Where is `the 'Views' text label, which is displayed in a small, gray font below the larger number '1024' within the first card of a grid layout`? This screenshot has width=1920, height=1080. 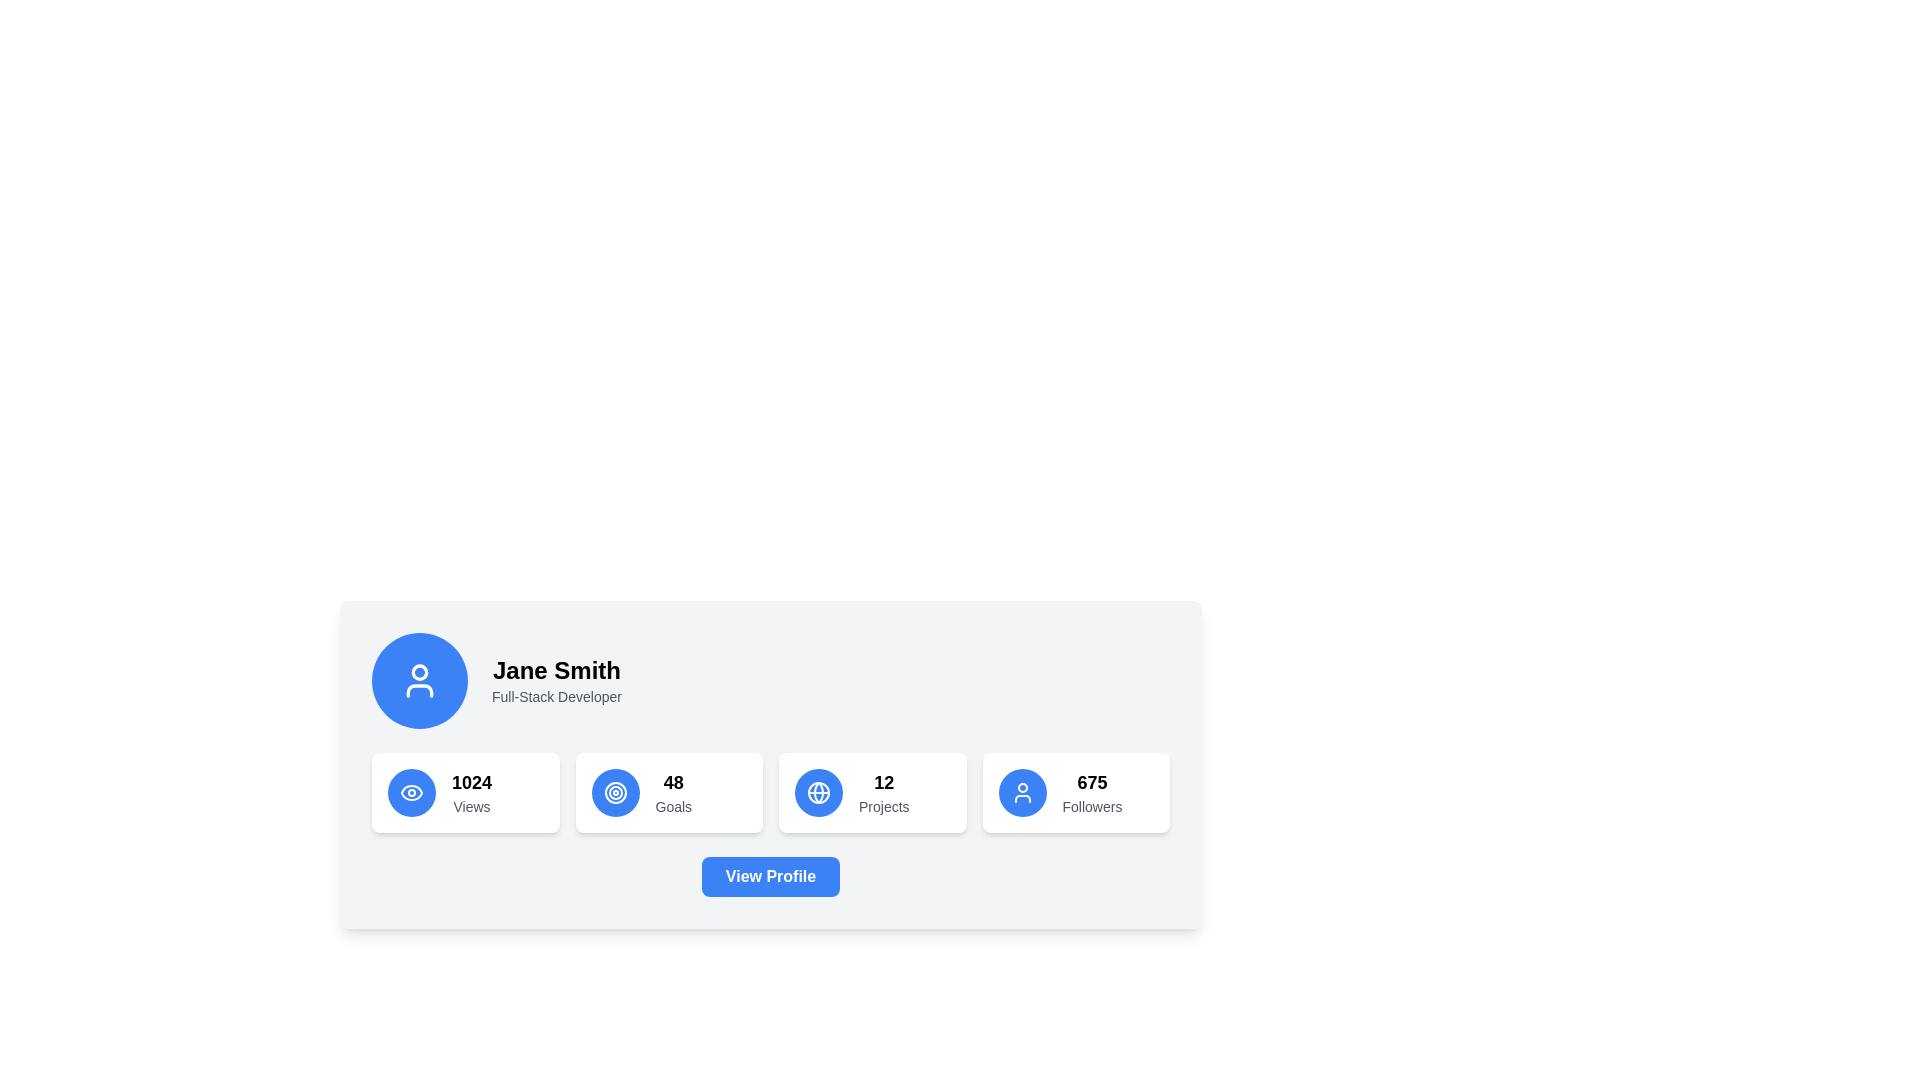 the 'Views' text label, which is displayed in a small, gray font below the larger number '1024' within the first card of a grid layout is located at coordinates (470, 805).